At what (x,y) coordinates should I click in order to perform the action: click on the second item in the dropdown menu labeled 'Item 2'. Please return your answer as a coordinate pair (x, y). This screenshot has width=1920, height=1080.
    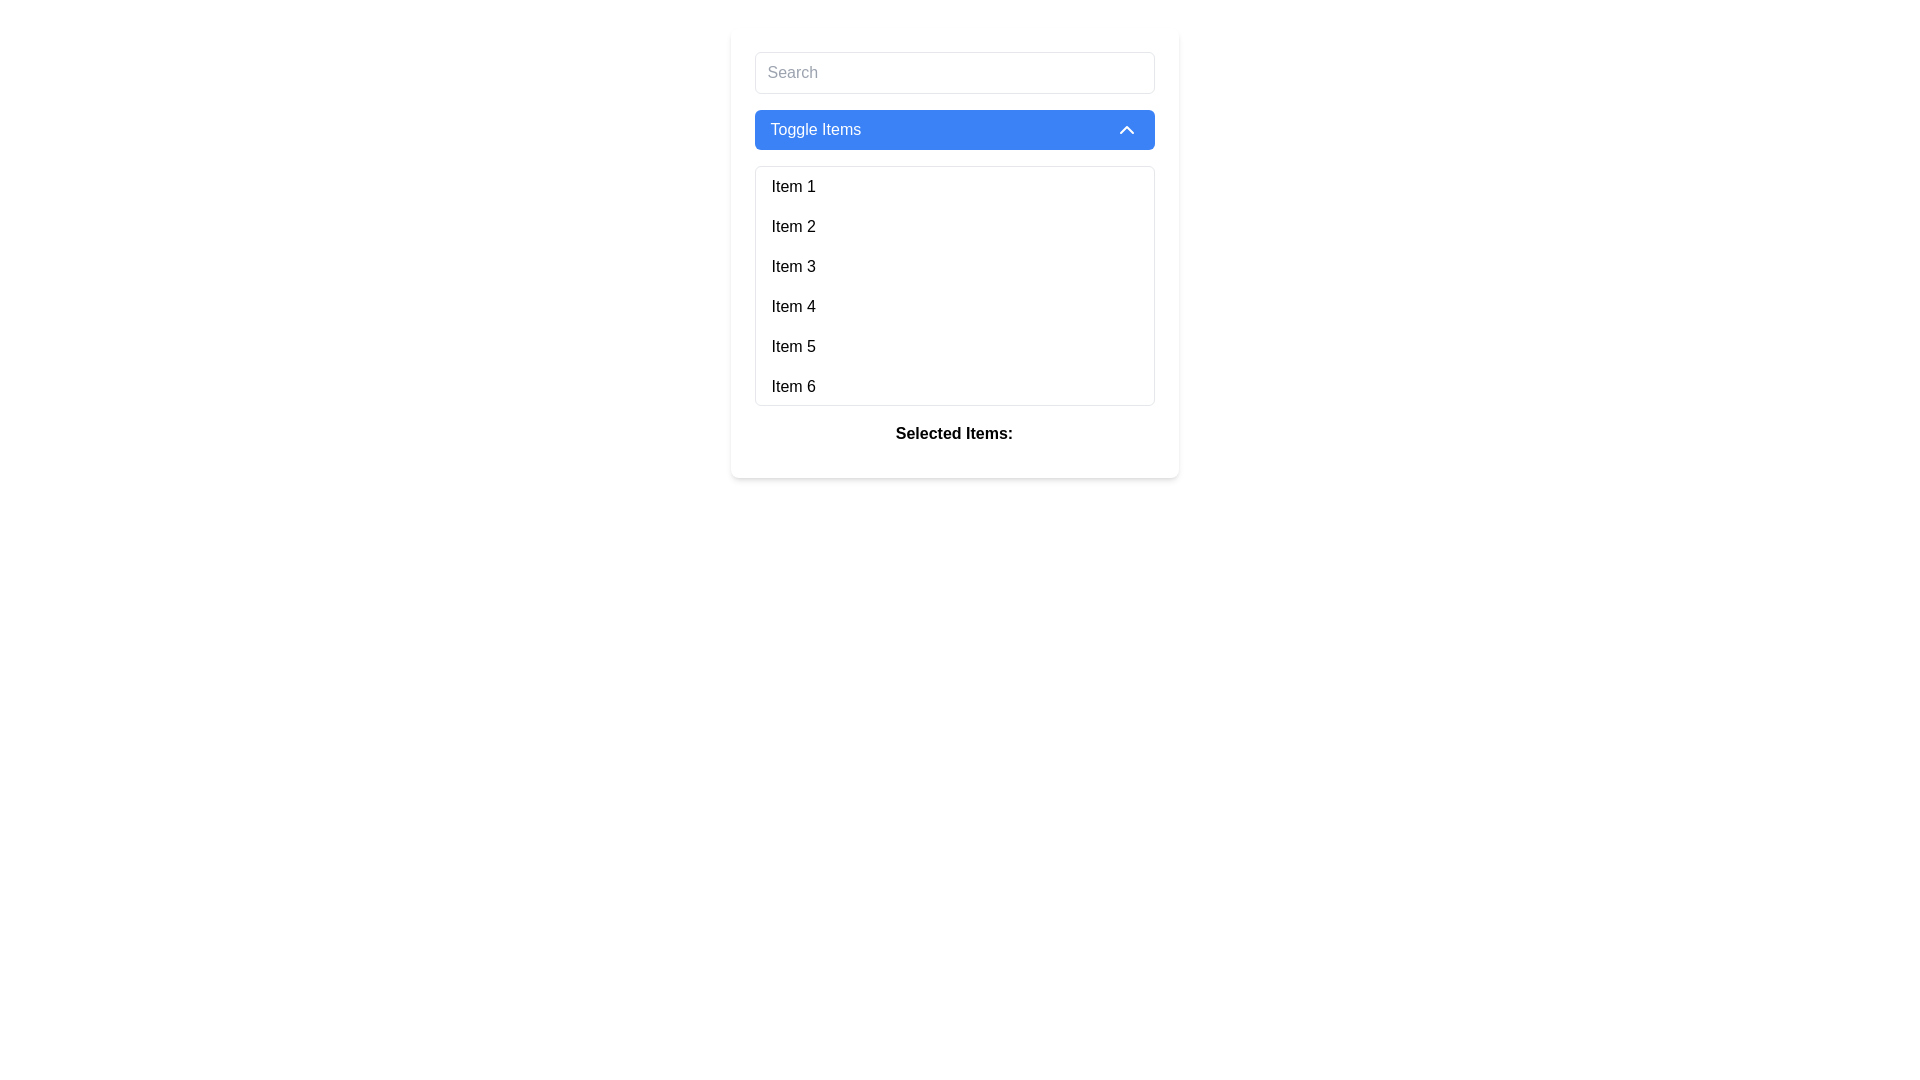
    Looking at the image, I should click on (953, 226).